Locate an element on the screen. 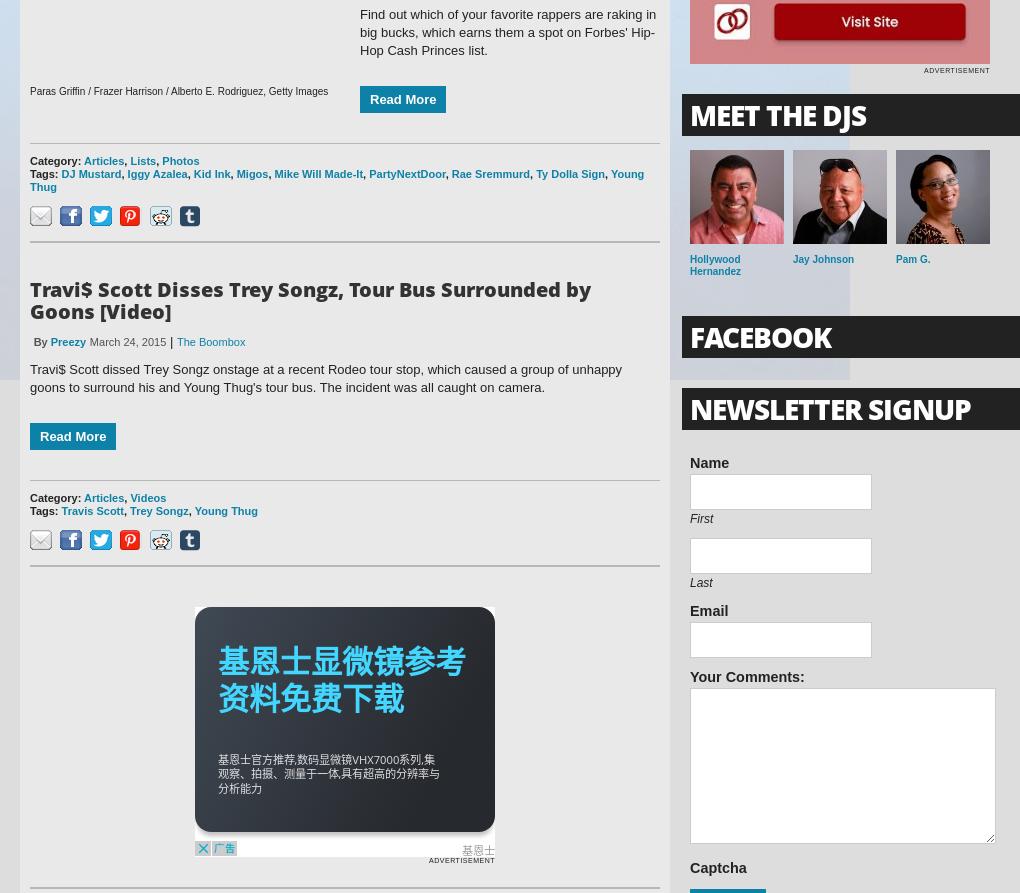 The width and height of the screenshot is (1020, 893). 'Videos' is located at coordinates (130, 497).